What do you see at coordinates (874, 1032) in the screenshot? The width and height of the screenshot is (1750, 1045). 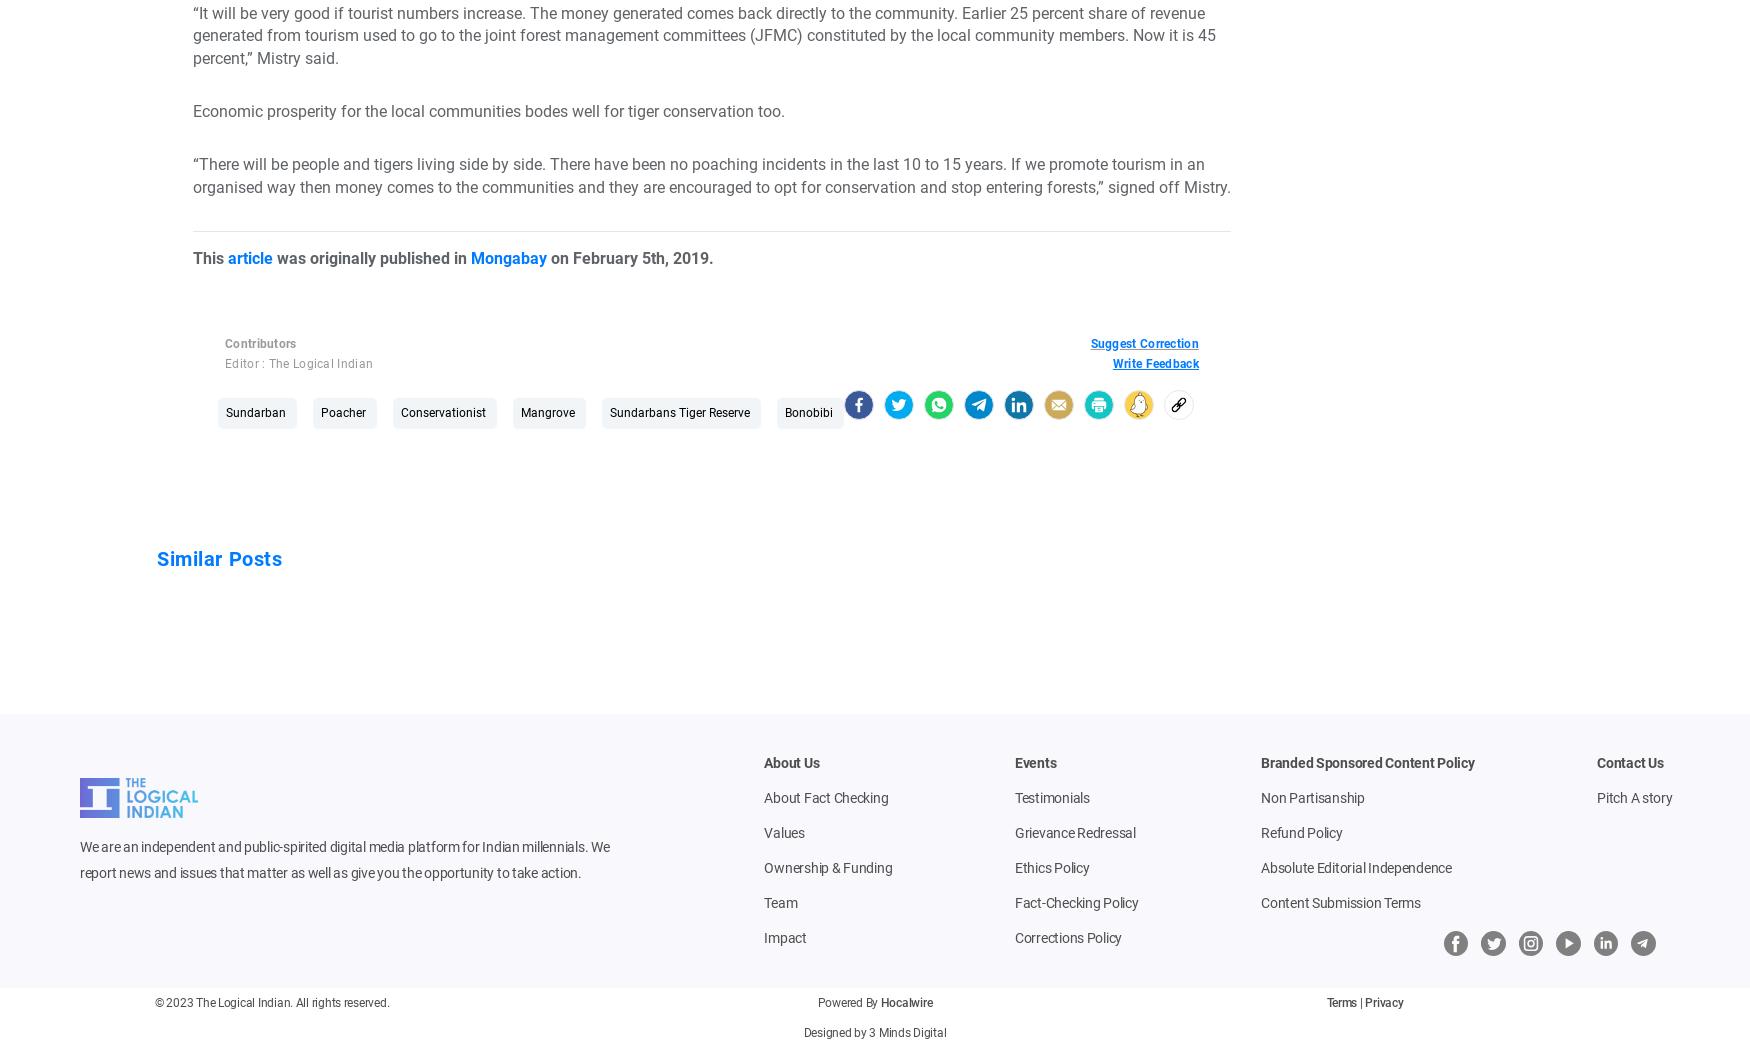 I see `'Designed by 3 Minds Digital'` at bounding box center [874, 1032].